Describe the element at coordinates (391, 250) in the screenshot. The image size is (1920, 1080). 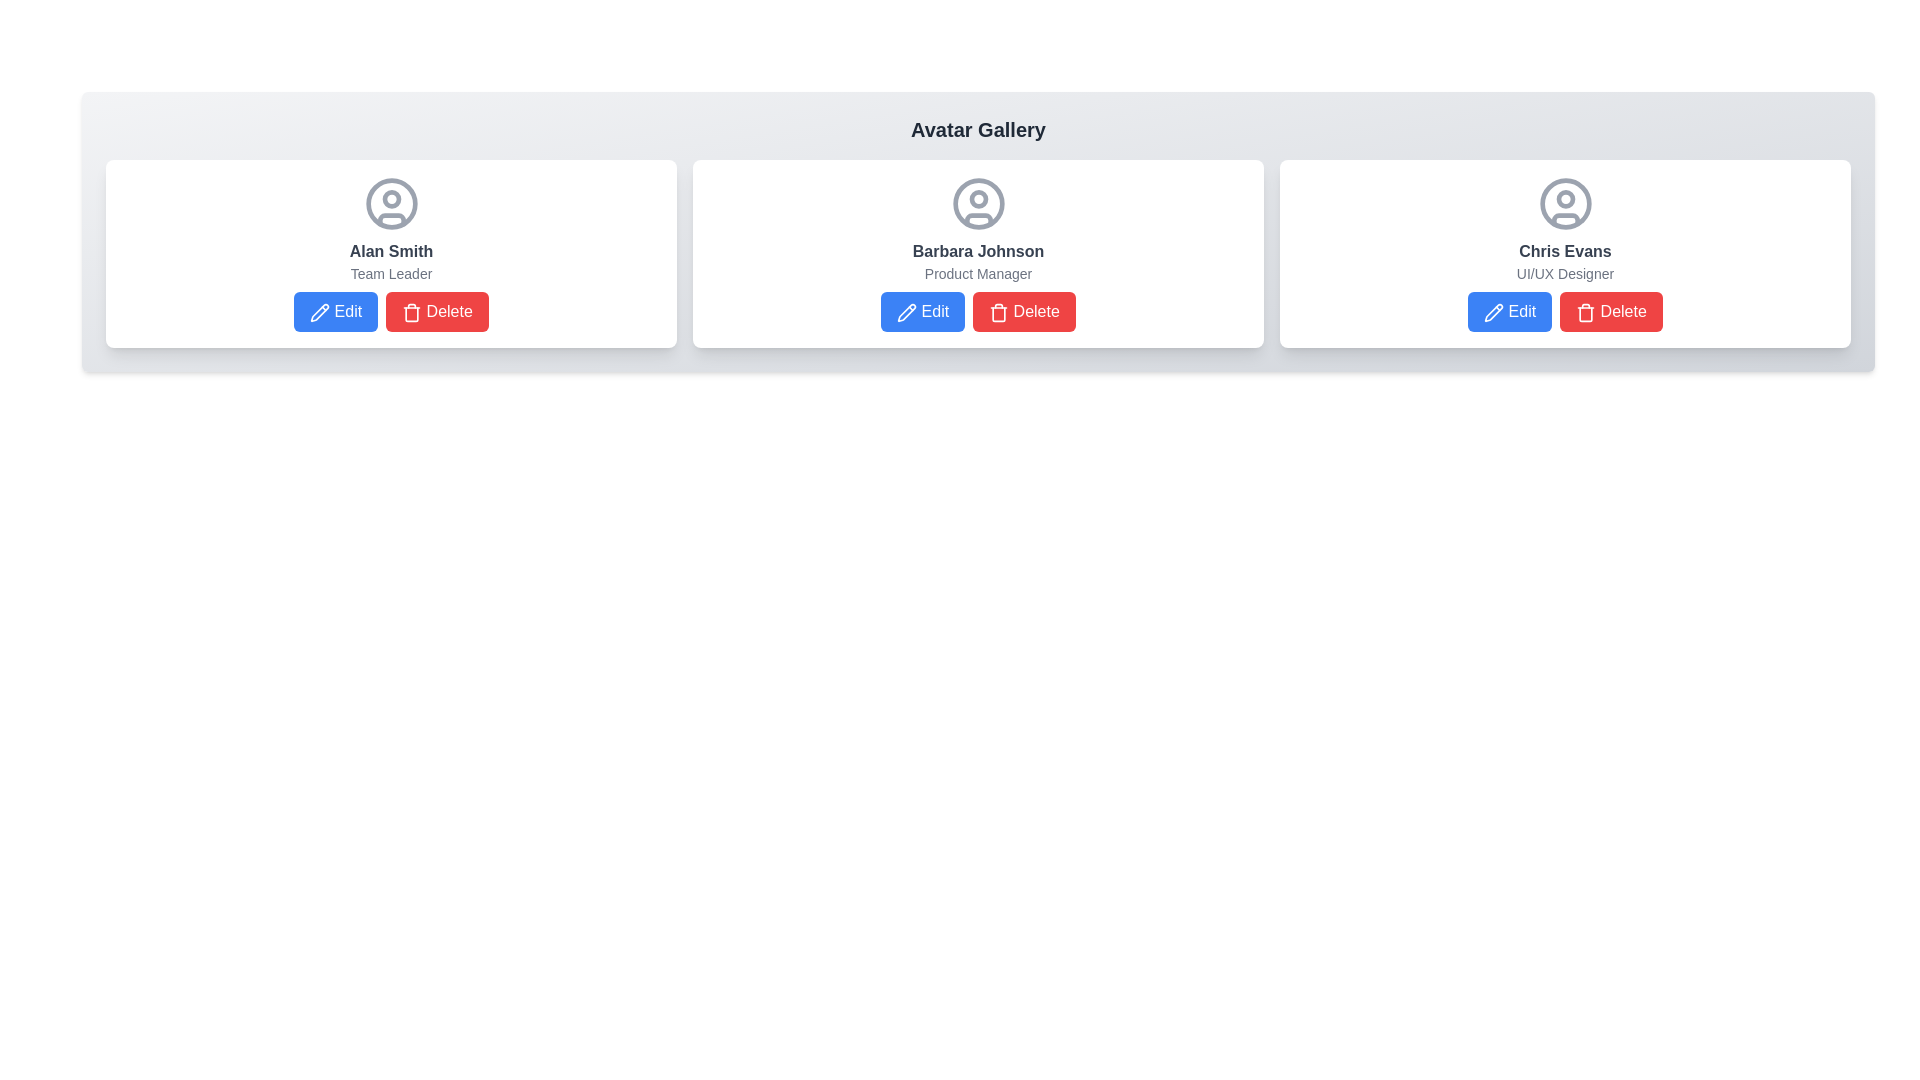
I see `the text label that identifies the name of the individual represented by the associated avatar, located directly beneath the avatar icon and above the text 'Team Leader'` at that location.